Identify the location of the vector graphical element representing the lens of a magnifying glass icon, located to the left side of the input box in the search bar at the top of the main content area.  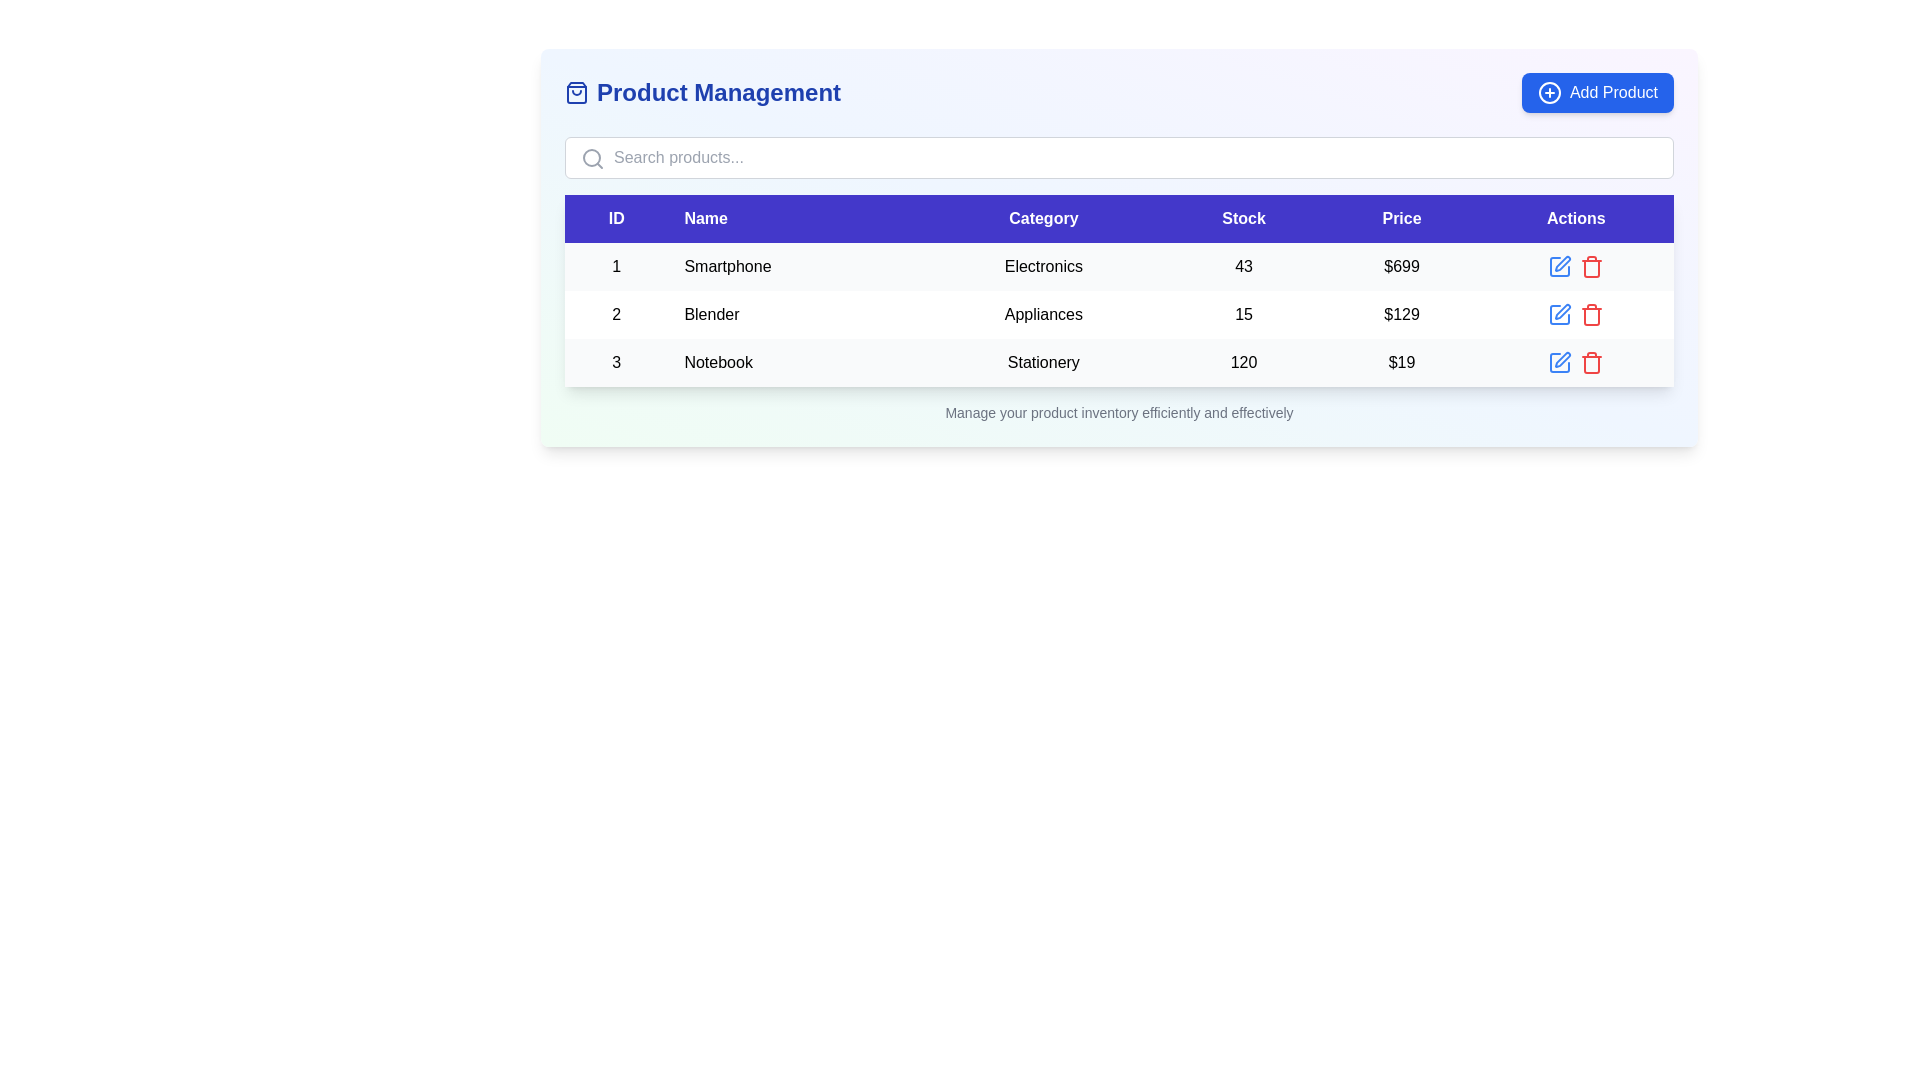
(590, 157).